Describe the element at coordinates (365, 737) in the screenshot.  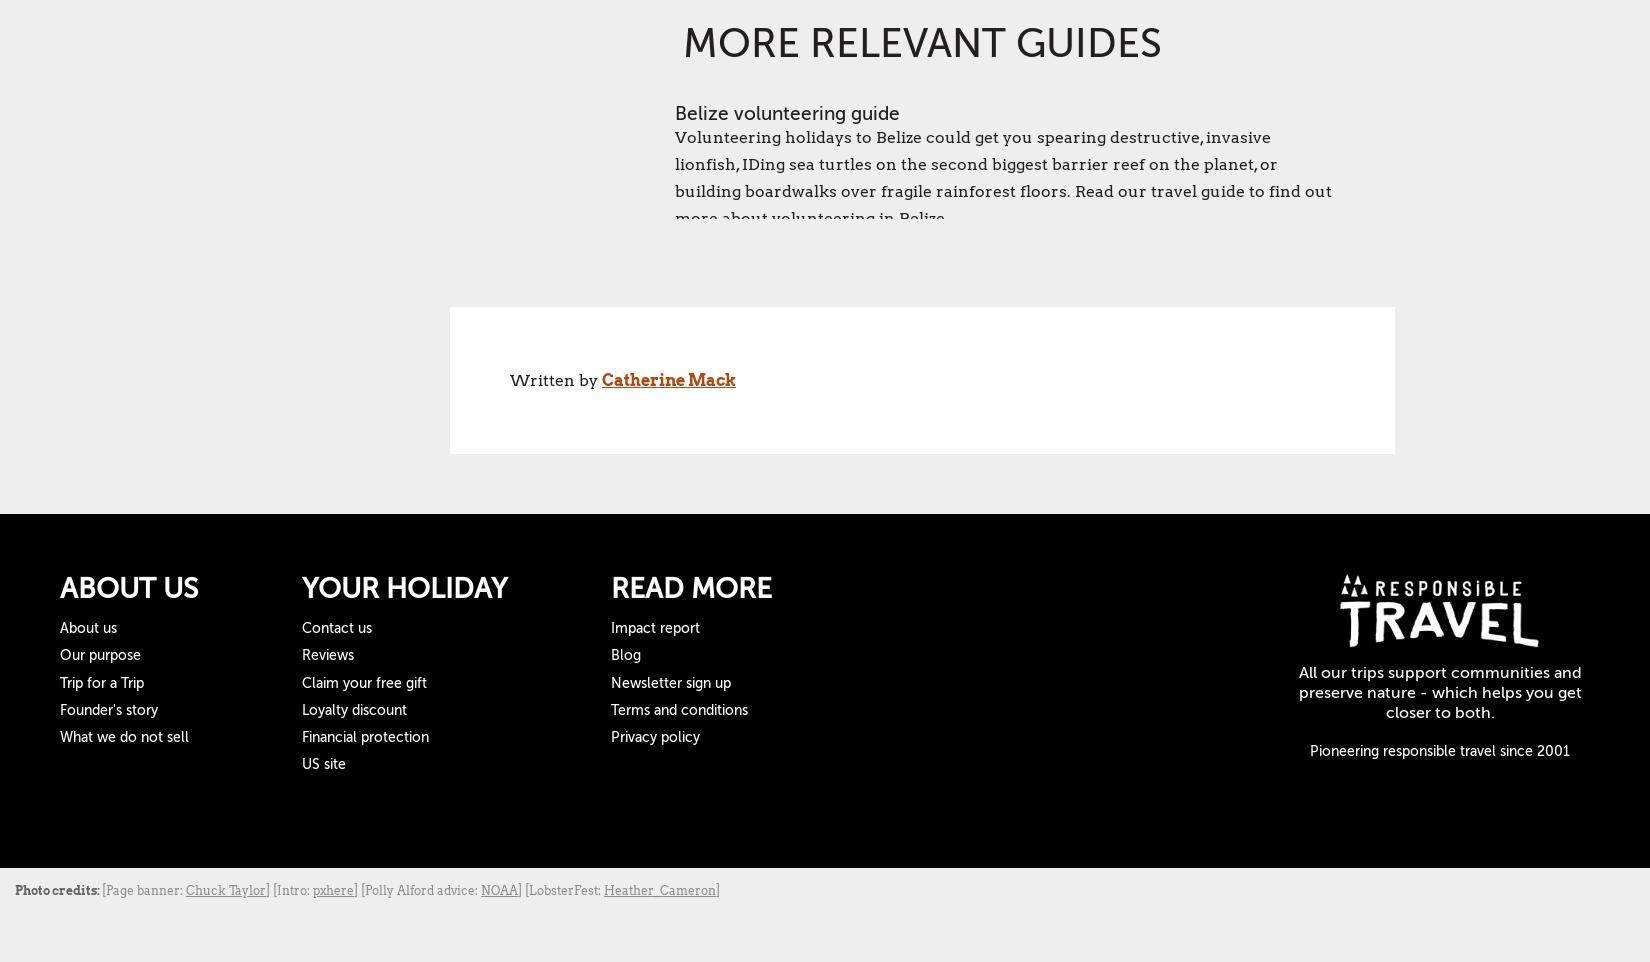
I see `'Financial protection'` at that location.